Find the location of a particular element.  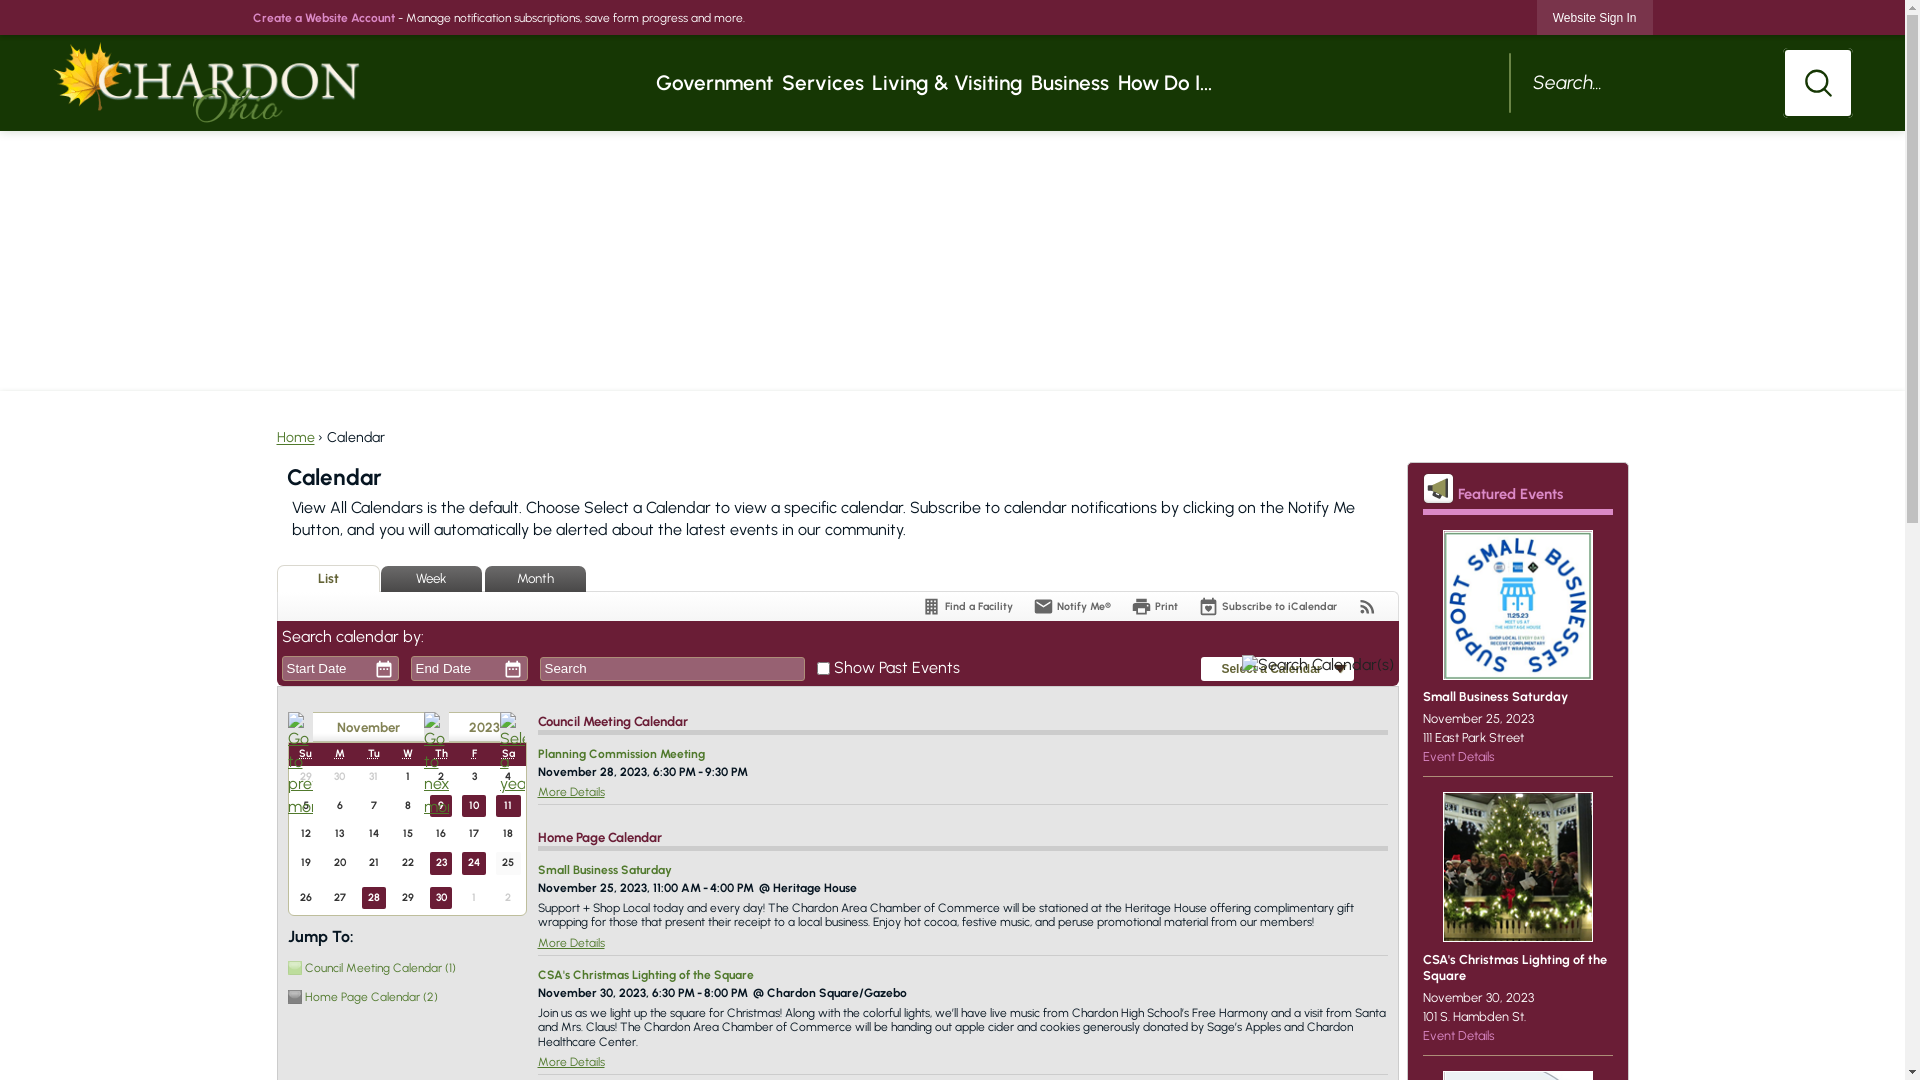

'Government' is located at coordinates (714, 82).